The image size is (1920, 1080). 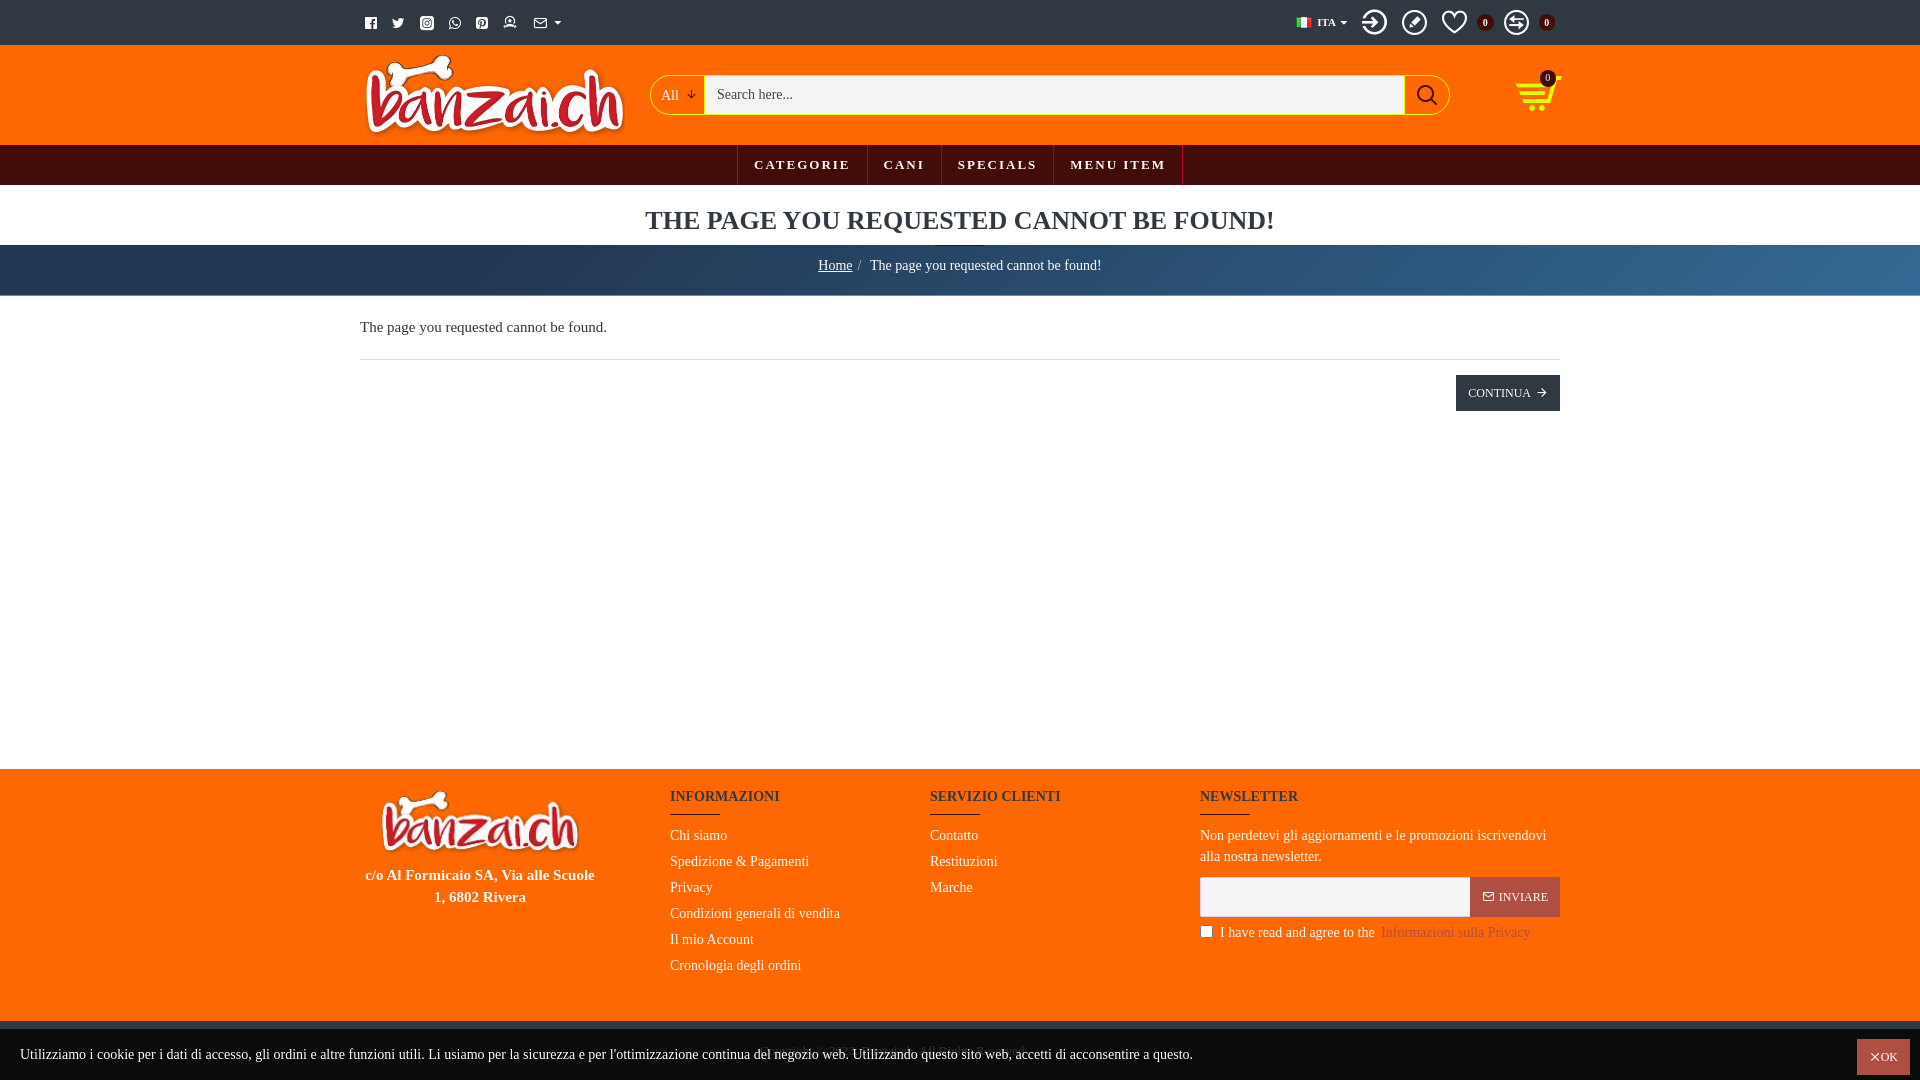 What do you see at coordinates (802, 164) in the screenshot?
I see `'CATEGORIE'` at bounding box center [802, 164].